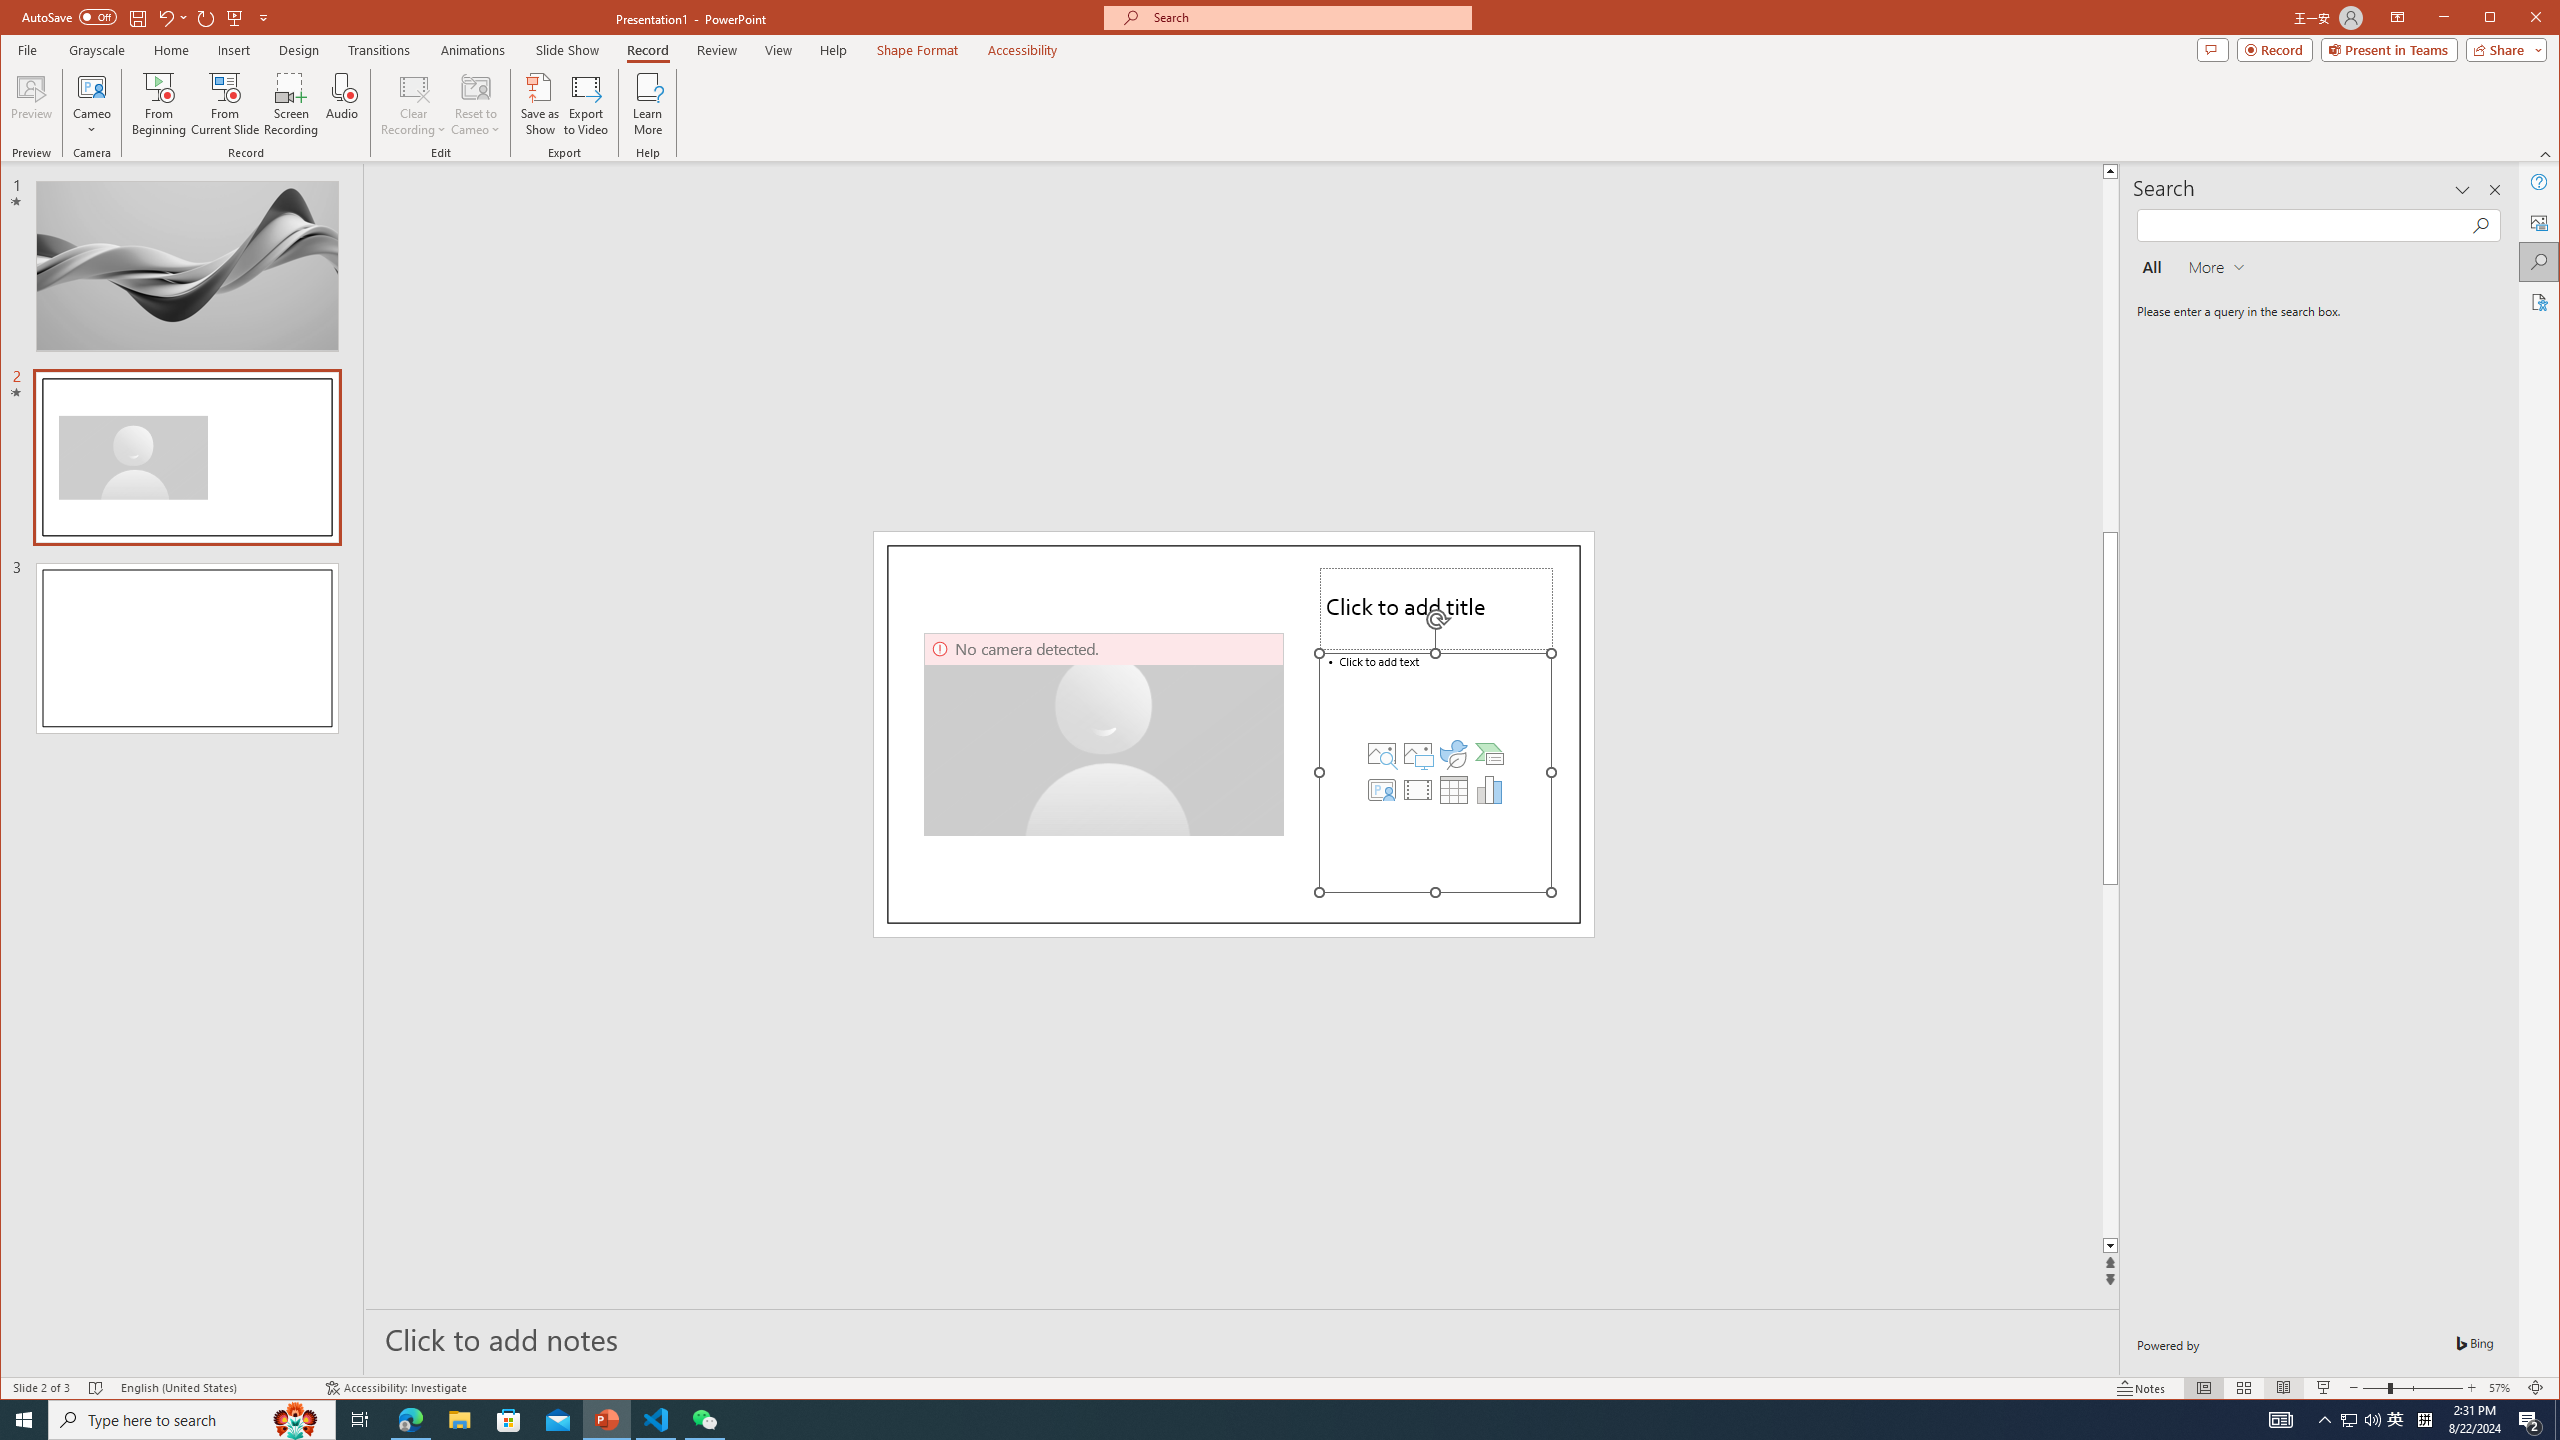 Image resolution: width=2560 pixels, height=1440 pixels. I want to click on 'Insert Video', so click(1418, 789).